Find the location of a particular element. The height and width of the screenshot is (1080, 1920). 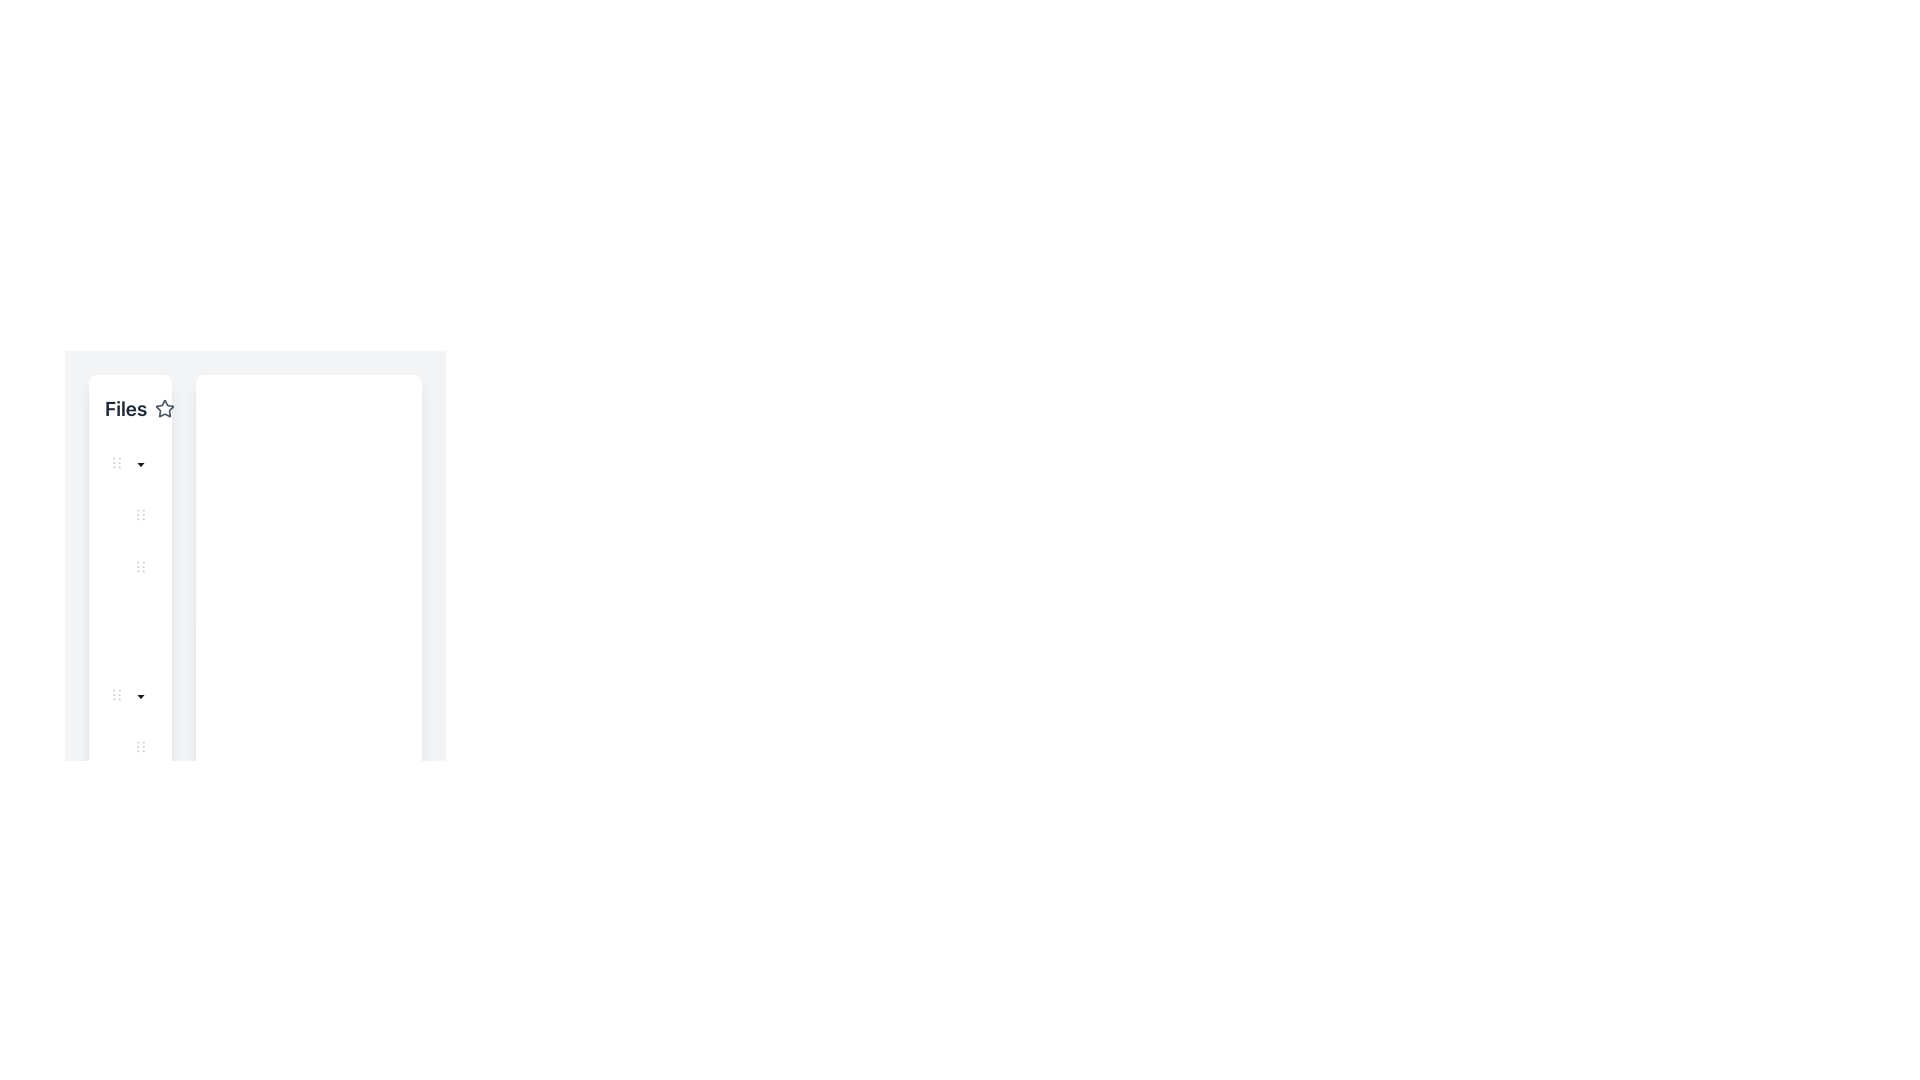

Tree indent graphical indicator located to the left of the 'Q1 Review.docx' item in the file navigation panel is located at coordinates (128, 655).